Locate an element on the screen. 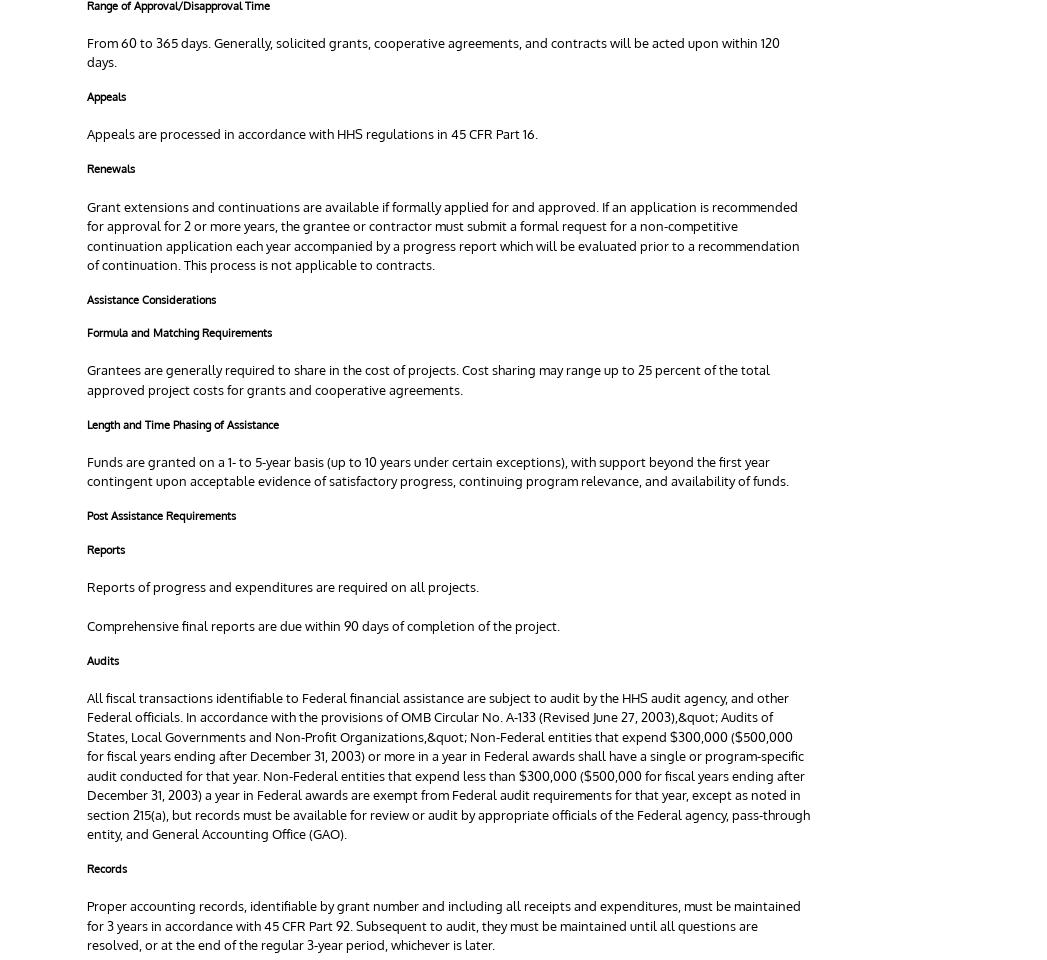 This screenshot has width=1047, height=960. 'Reports' is located at coordinates (87, 549).